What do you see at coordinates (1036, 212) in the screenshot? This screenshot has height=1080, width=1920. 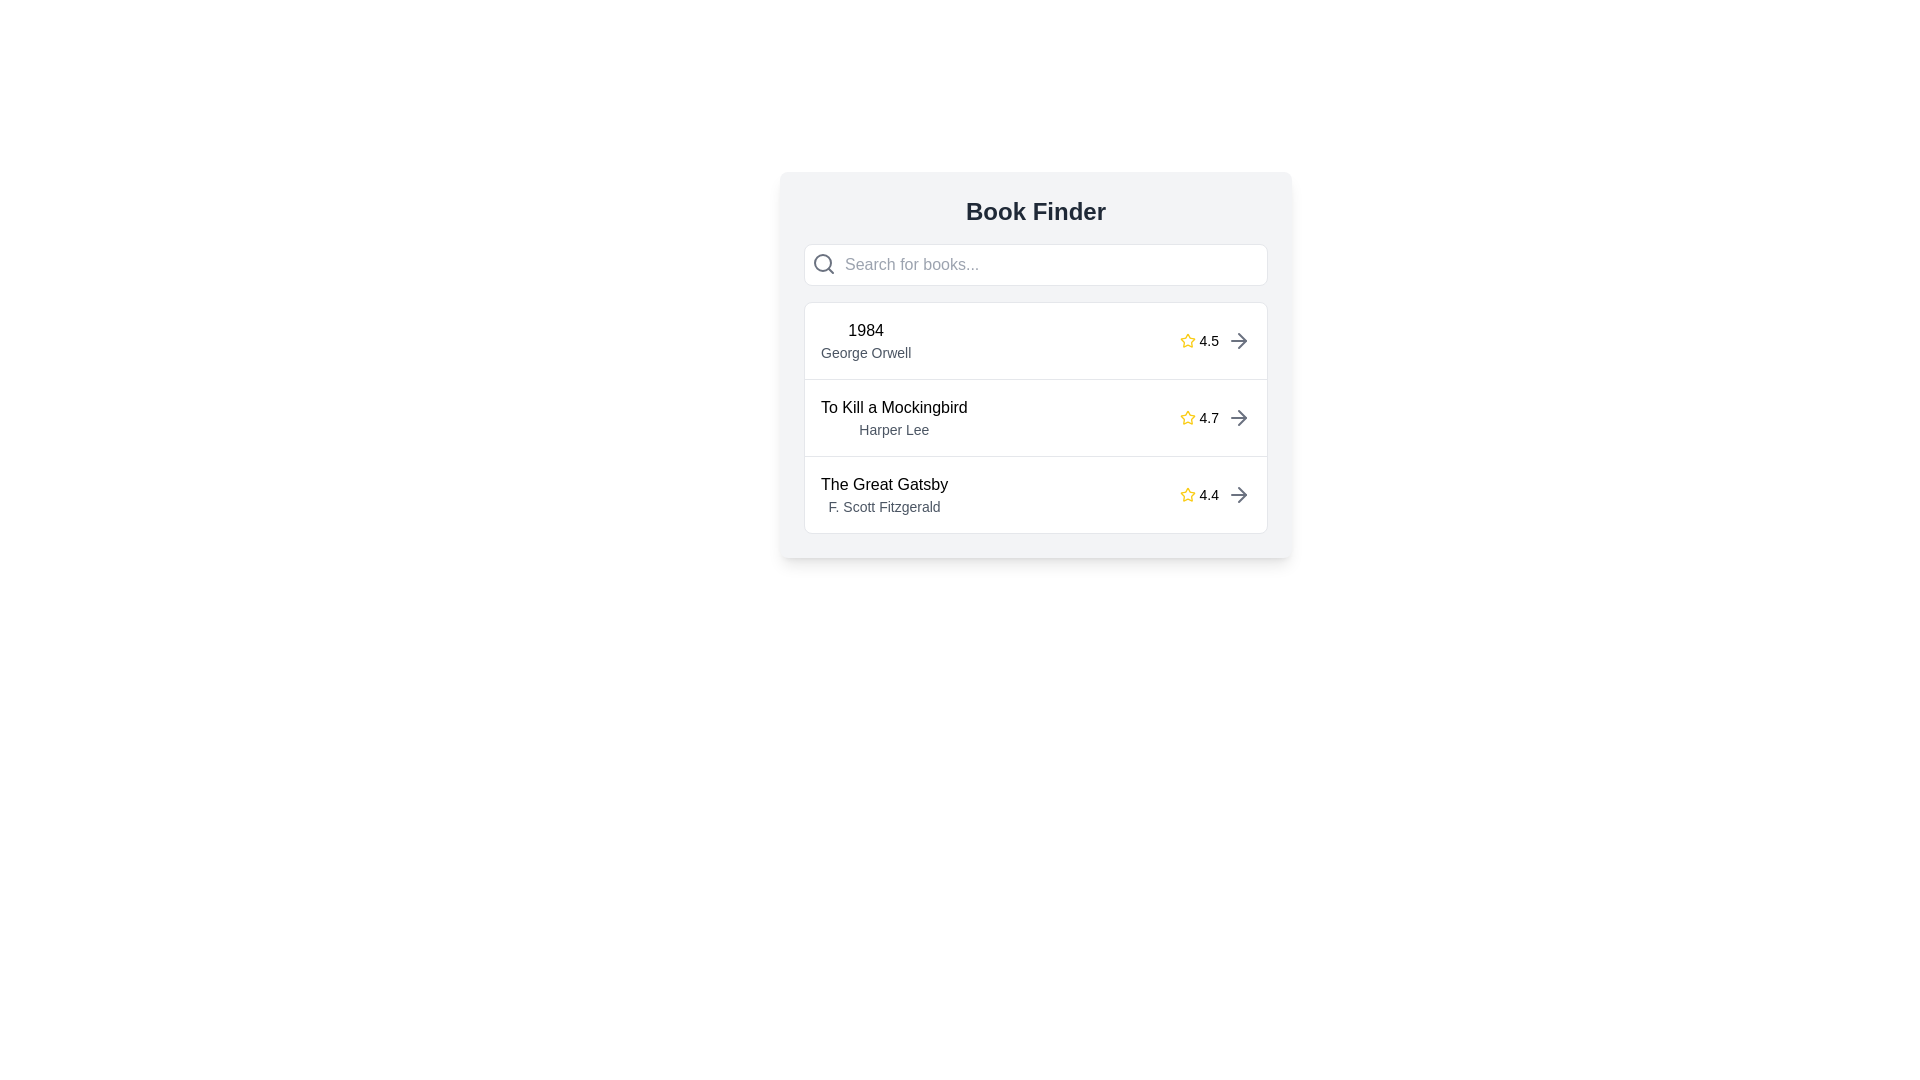 I see `the bold and large text label displaying the title 'Book Finder' at the top center of the interface` at bounding box center [1036, 212].